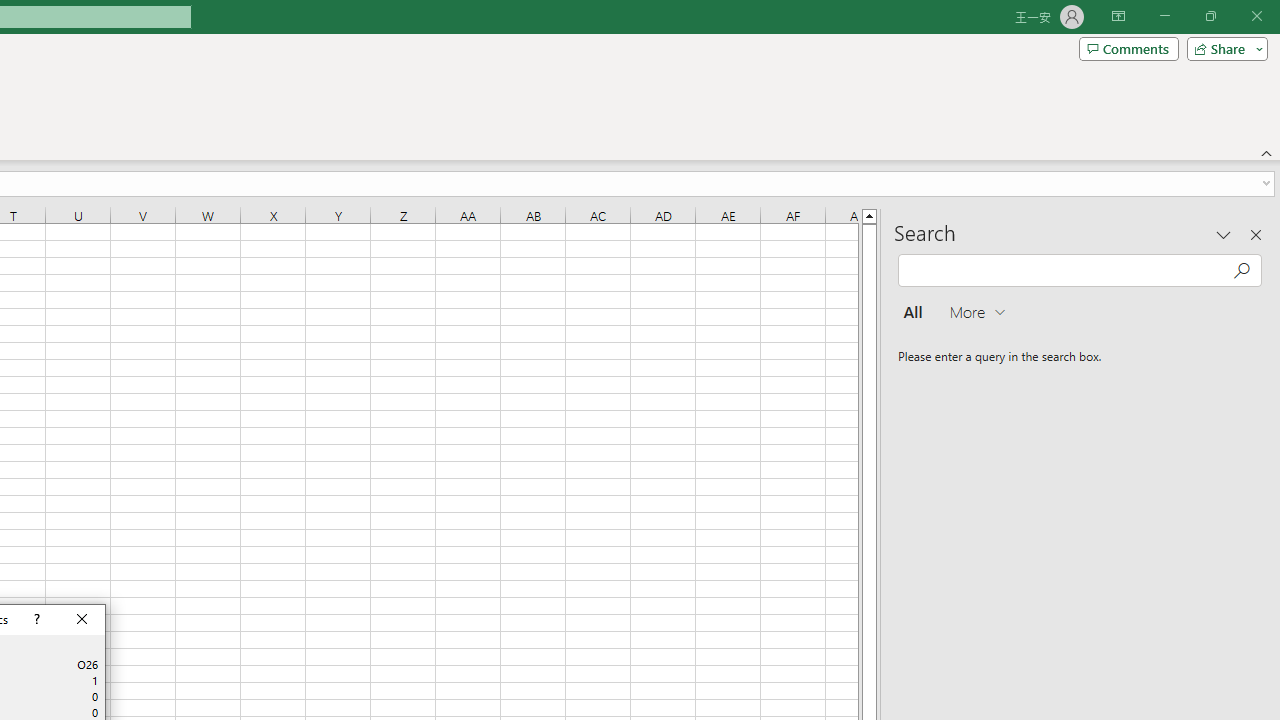  Describe the element at coordinates (1222, 47) in the screenshot. I see `'Share'` at that location.